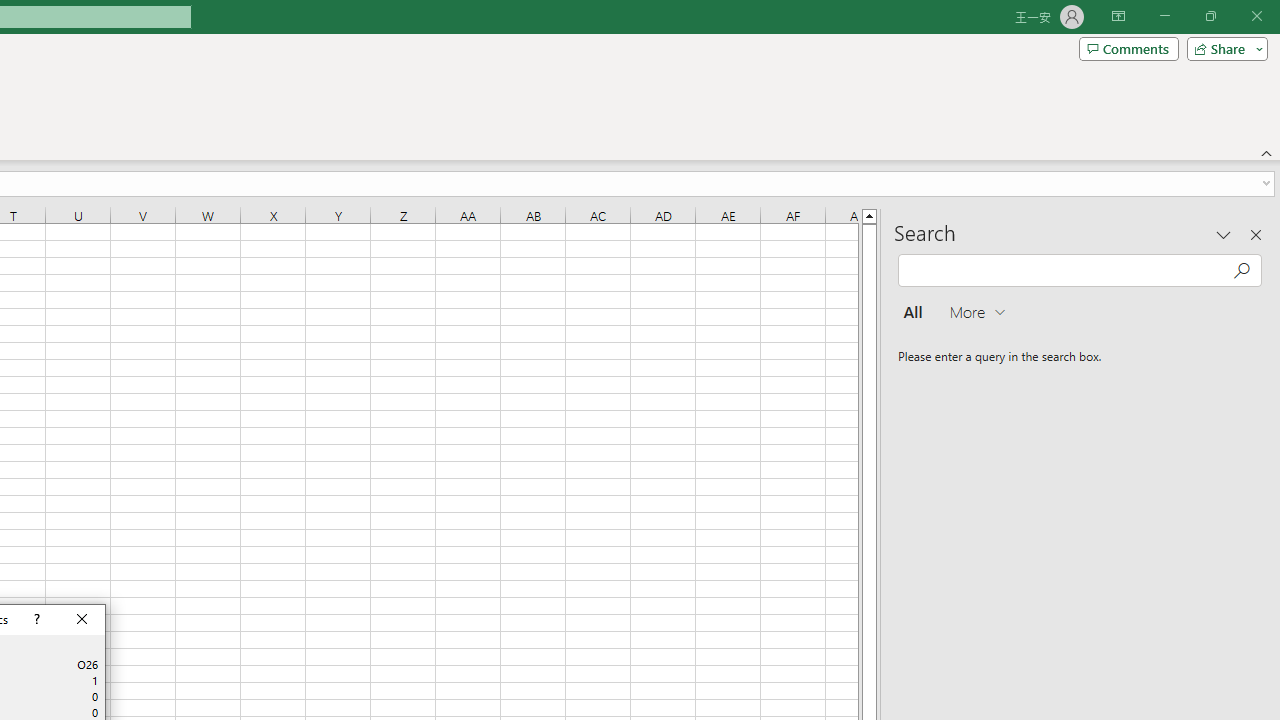  Describe the element at coordinates (1222, 47) in the screenshot. I see `'Share'` at that location.